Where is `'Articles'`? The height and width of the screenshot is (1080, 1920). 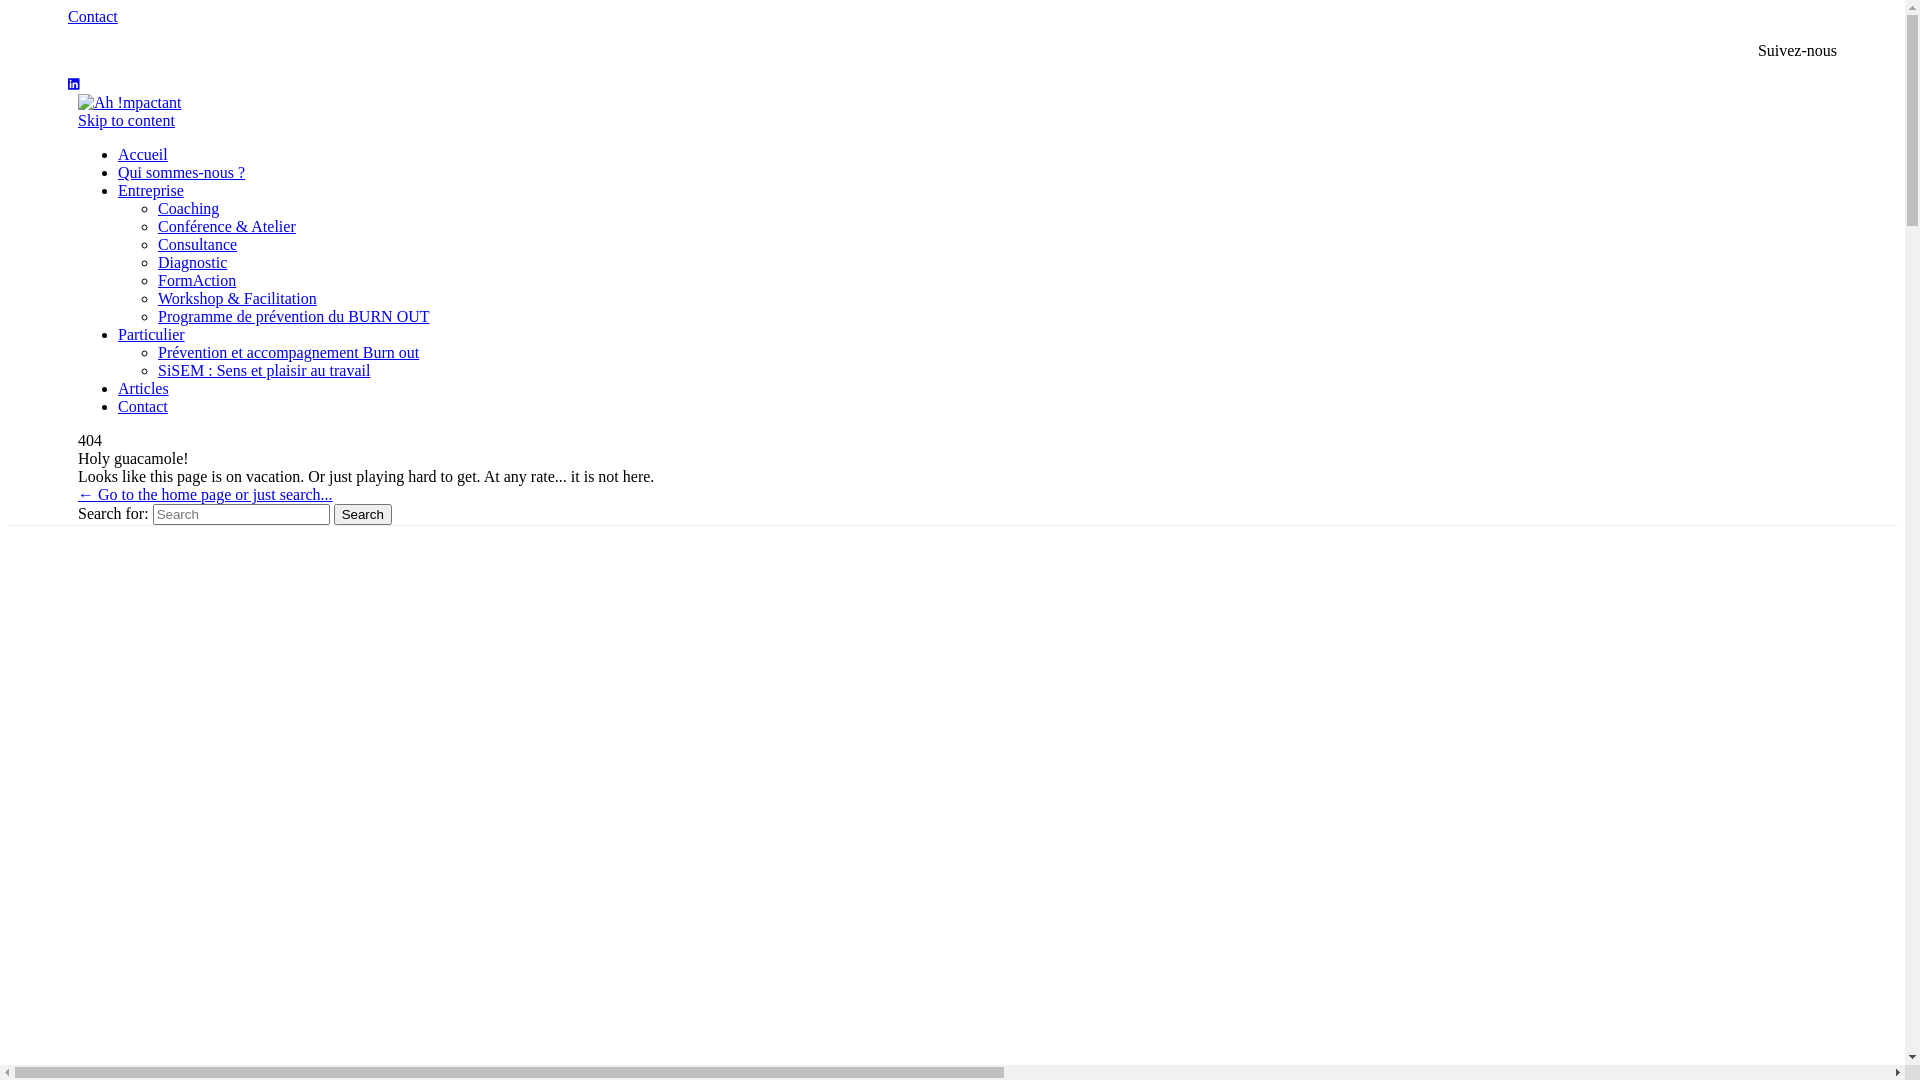
'Articles' is located at coordinates (142, 388).